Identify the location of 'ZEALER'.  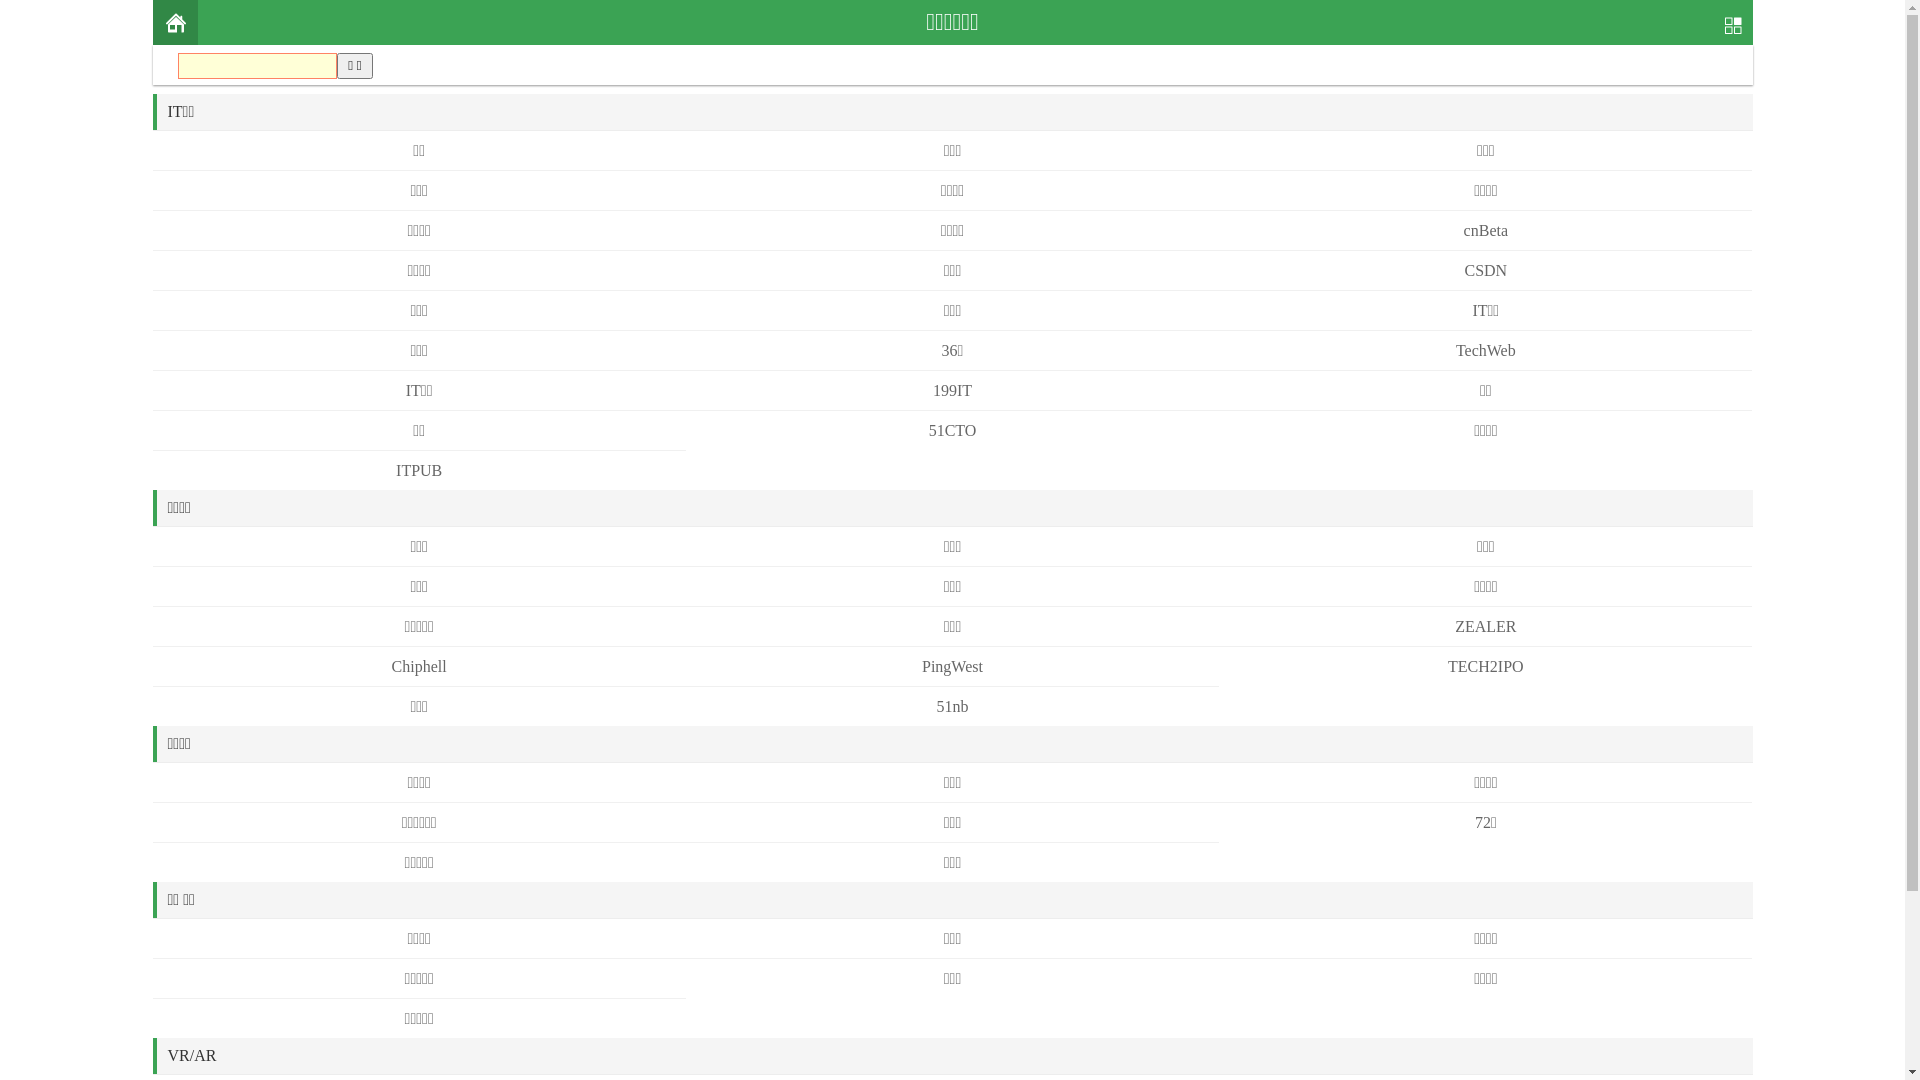
(1454, 625).